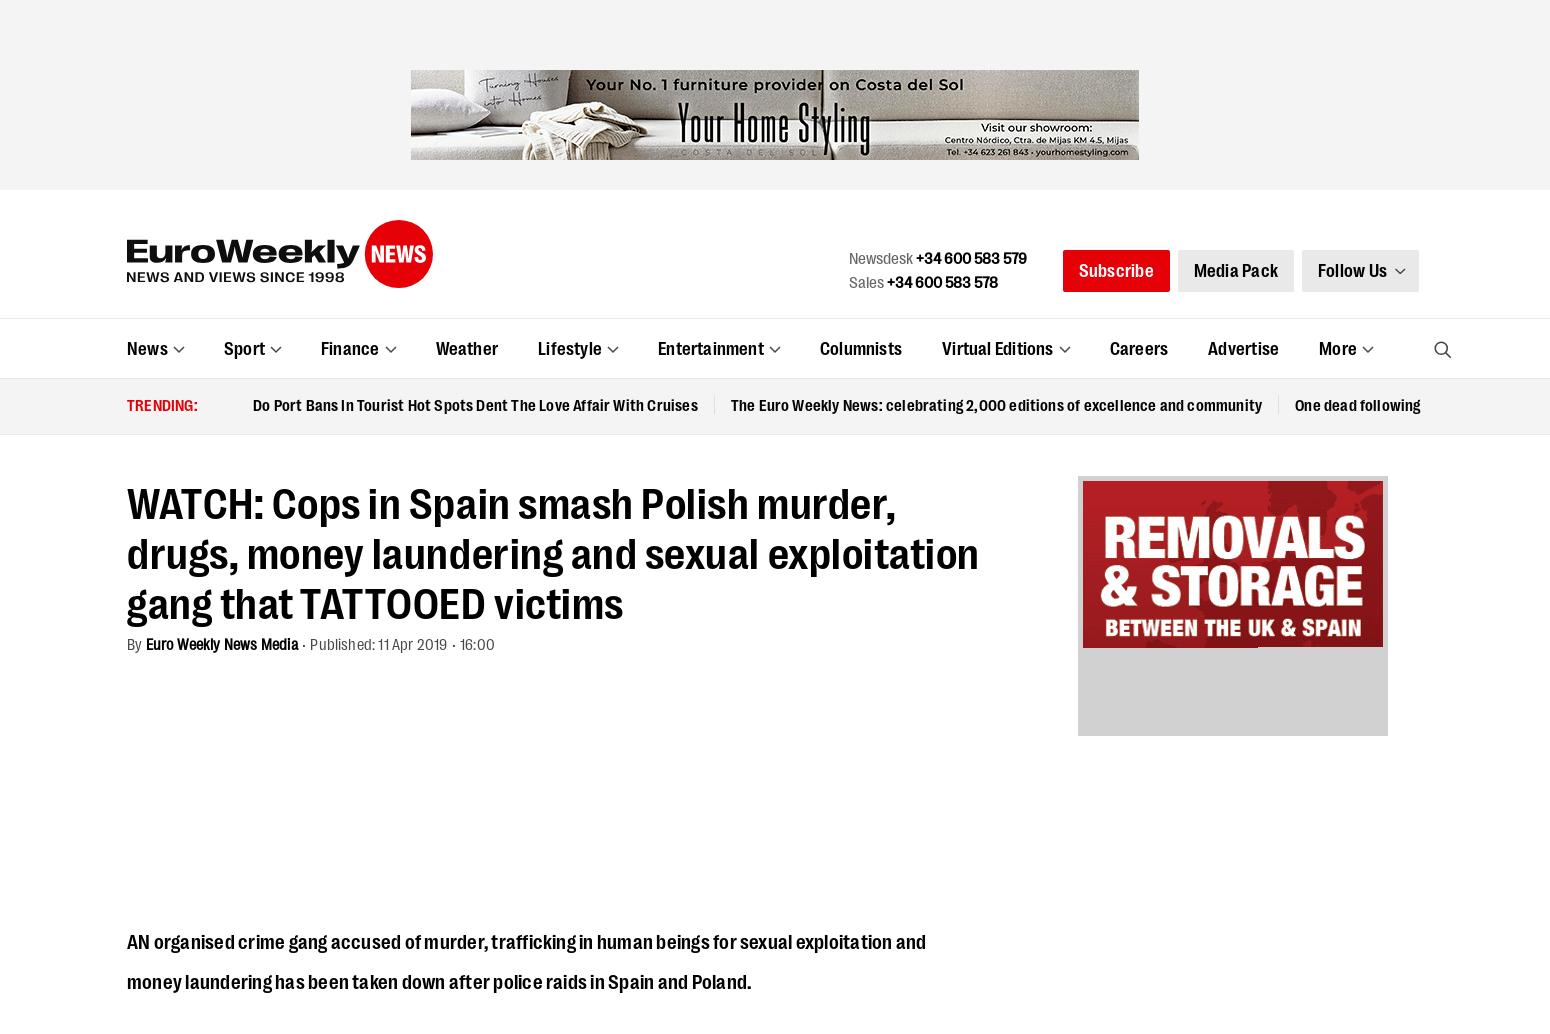 This screenshot has height=1034, width=1550. What do you see at coordinates (623, 517) in the screenshot?
I see `'newsdesk@euroweeklynews.com'` at bounding box center [623, 517].